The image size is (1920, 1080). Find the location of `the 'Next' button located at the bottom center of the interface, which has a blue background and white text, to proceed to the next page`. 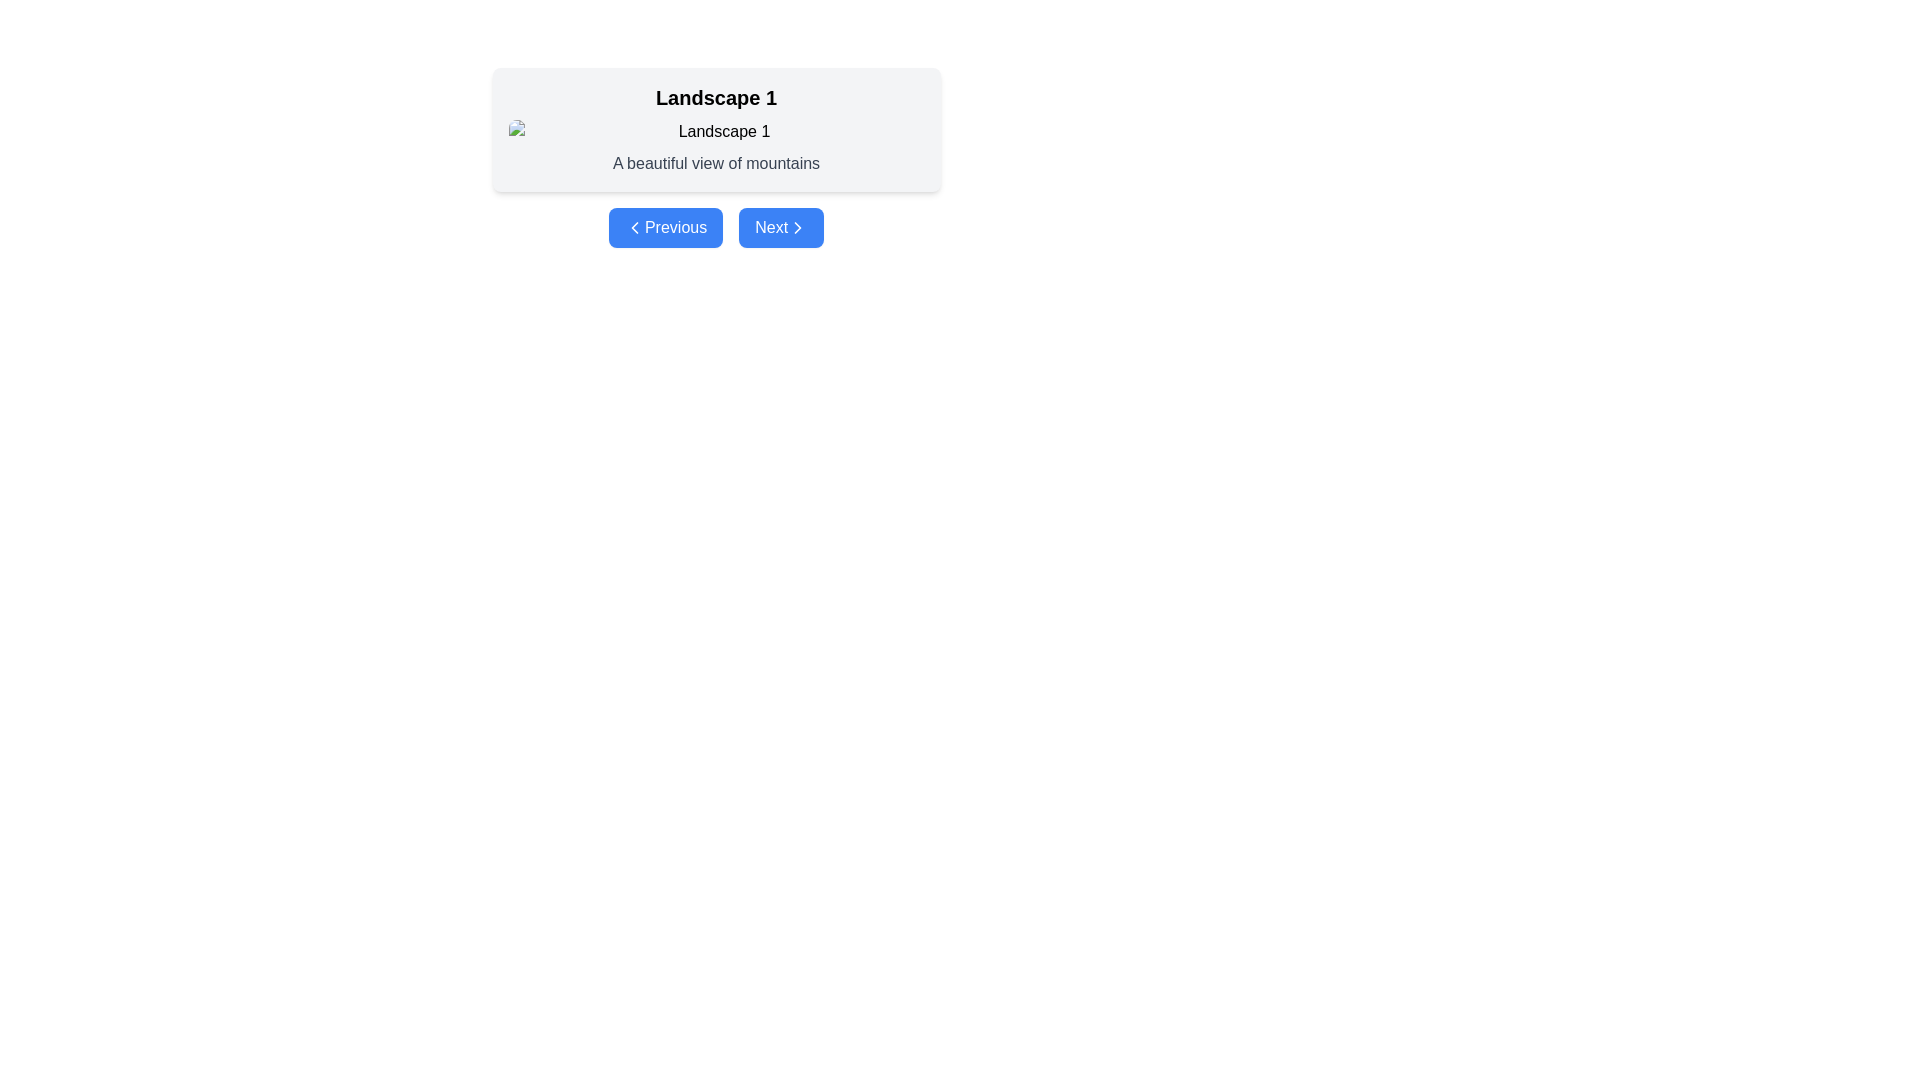

the 'Next' button located at the bottom center of the interface, which has a blue background and white text, to proceed to the next page is located at coordinates (780, 226).